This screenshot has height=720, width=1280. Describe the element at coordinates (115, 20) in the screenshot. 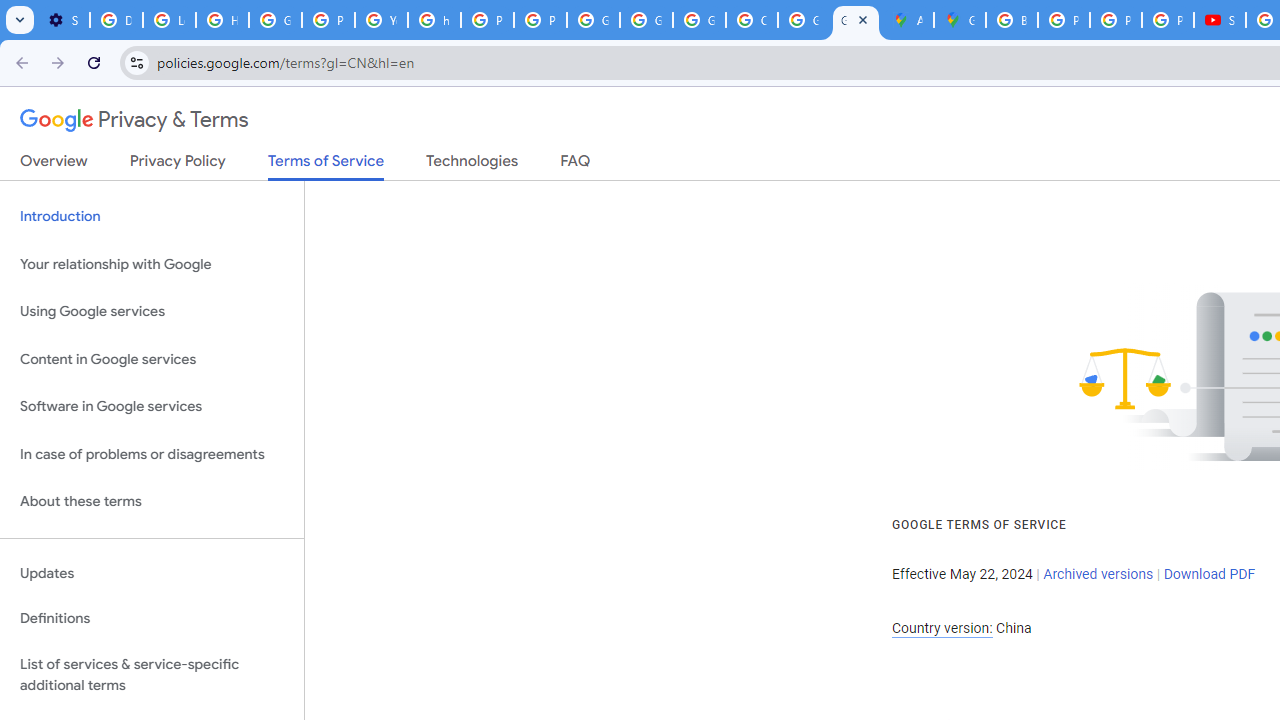

I see `'Delete photos & videos - Computer - Google Photos Help'` at that location.